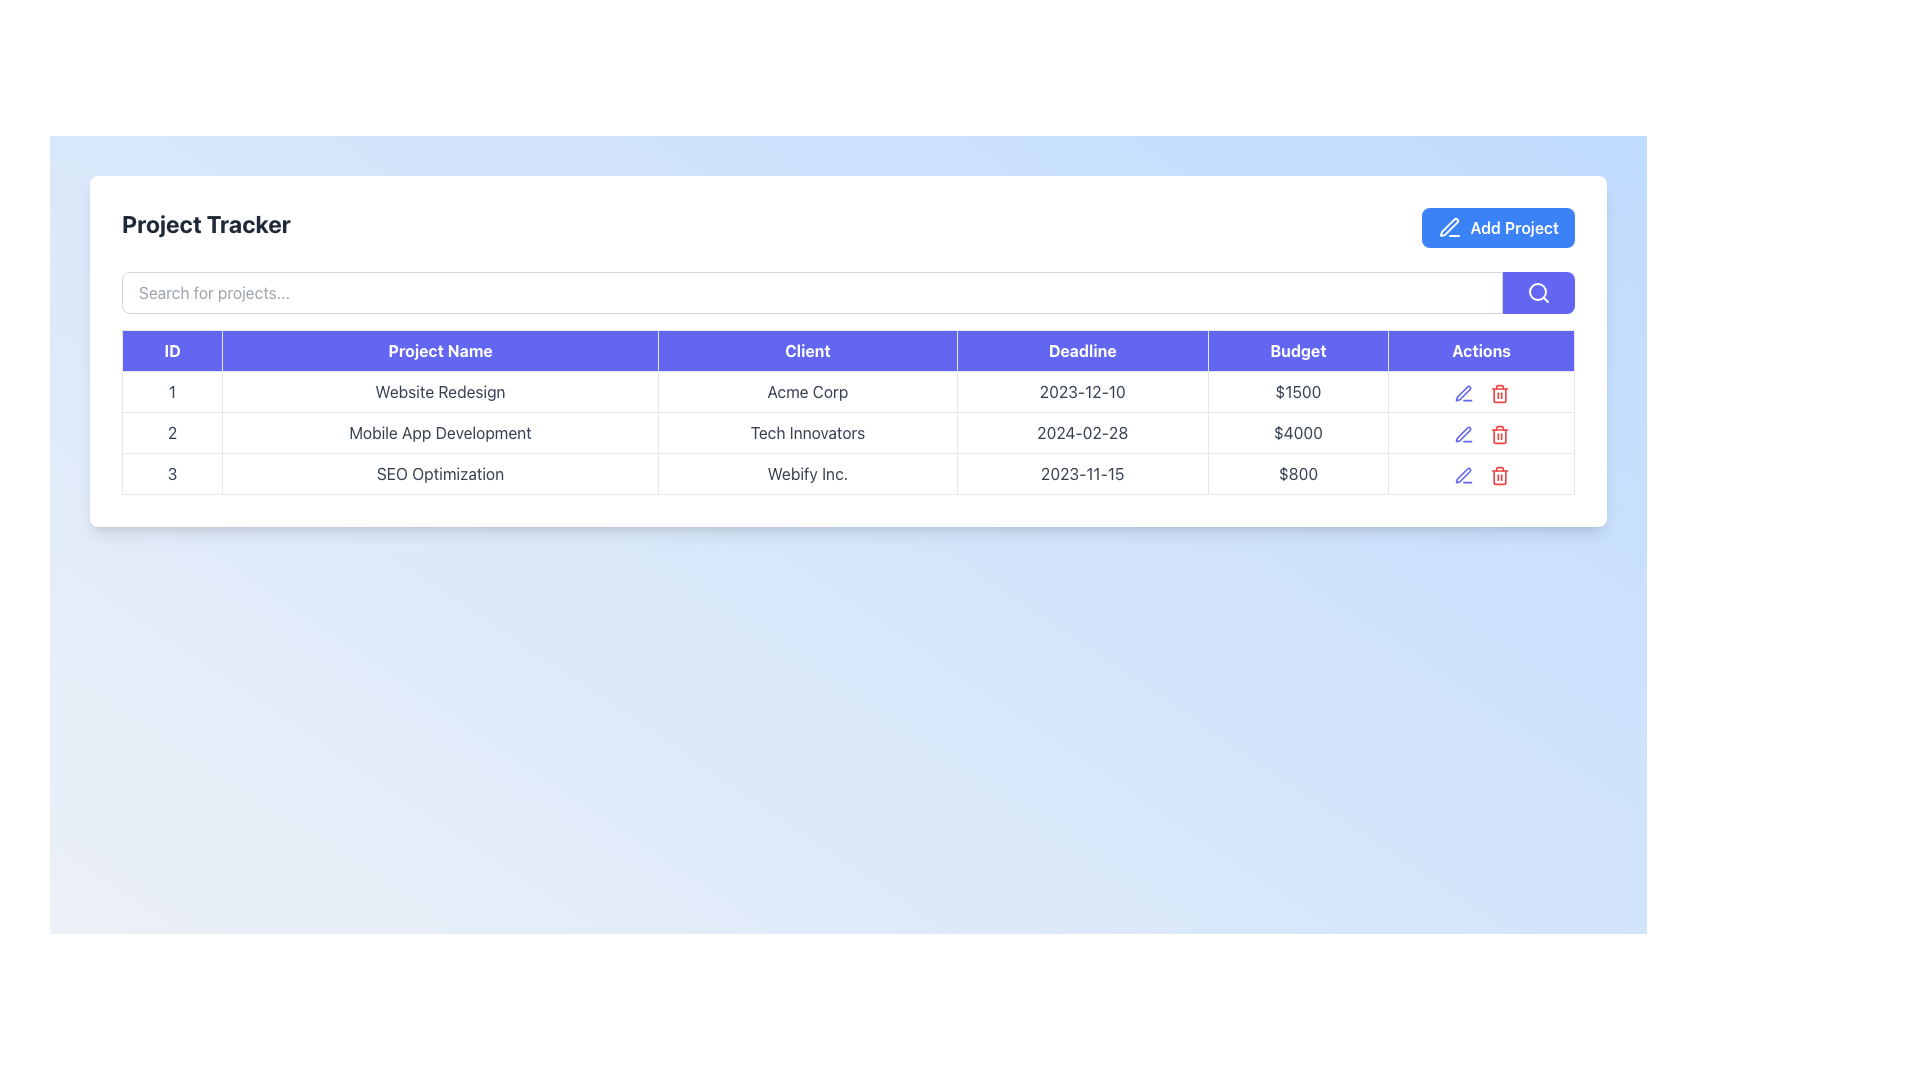 The image size is (1920, 1080). Describe the element at coordinates (439, 431) in the screenshot. I see `to select the row containing the 'Mobile App Development' text display cell in the 'Project Name' column of the project tracker interface` at that location.